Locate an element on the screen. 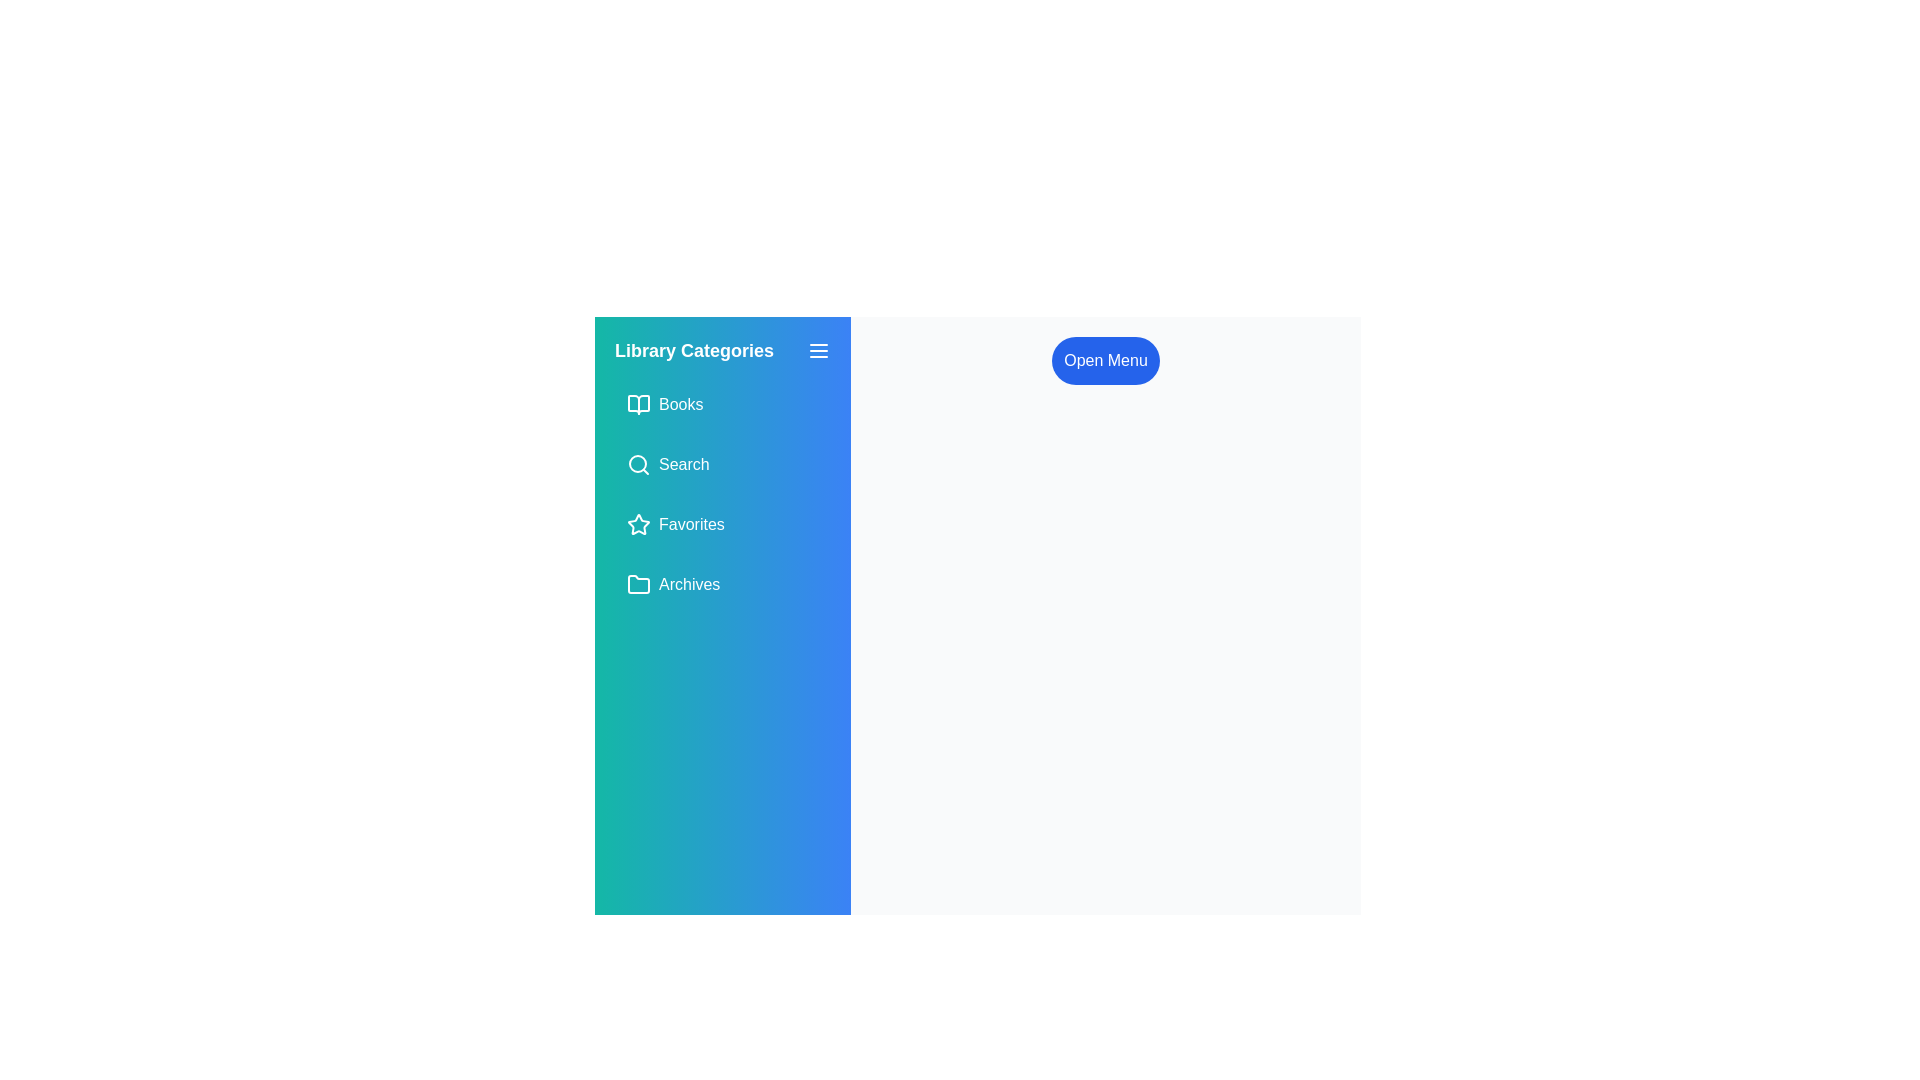  the 'Open Menu' button to open the sidebar is located at coordinates (1103, 361).